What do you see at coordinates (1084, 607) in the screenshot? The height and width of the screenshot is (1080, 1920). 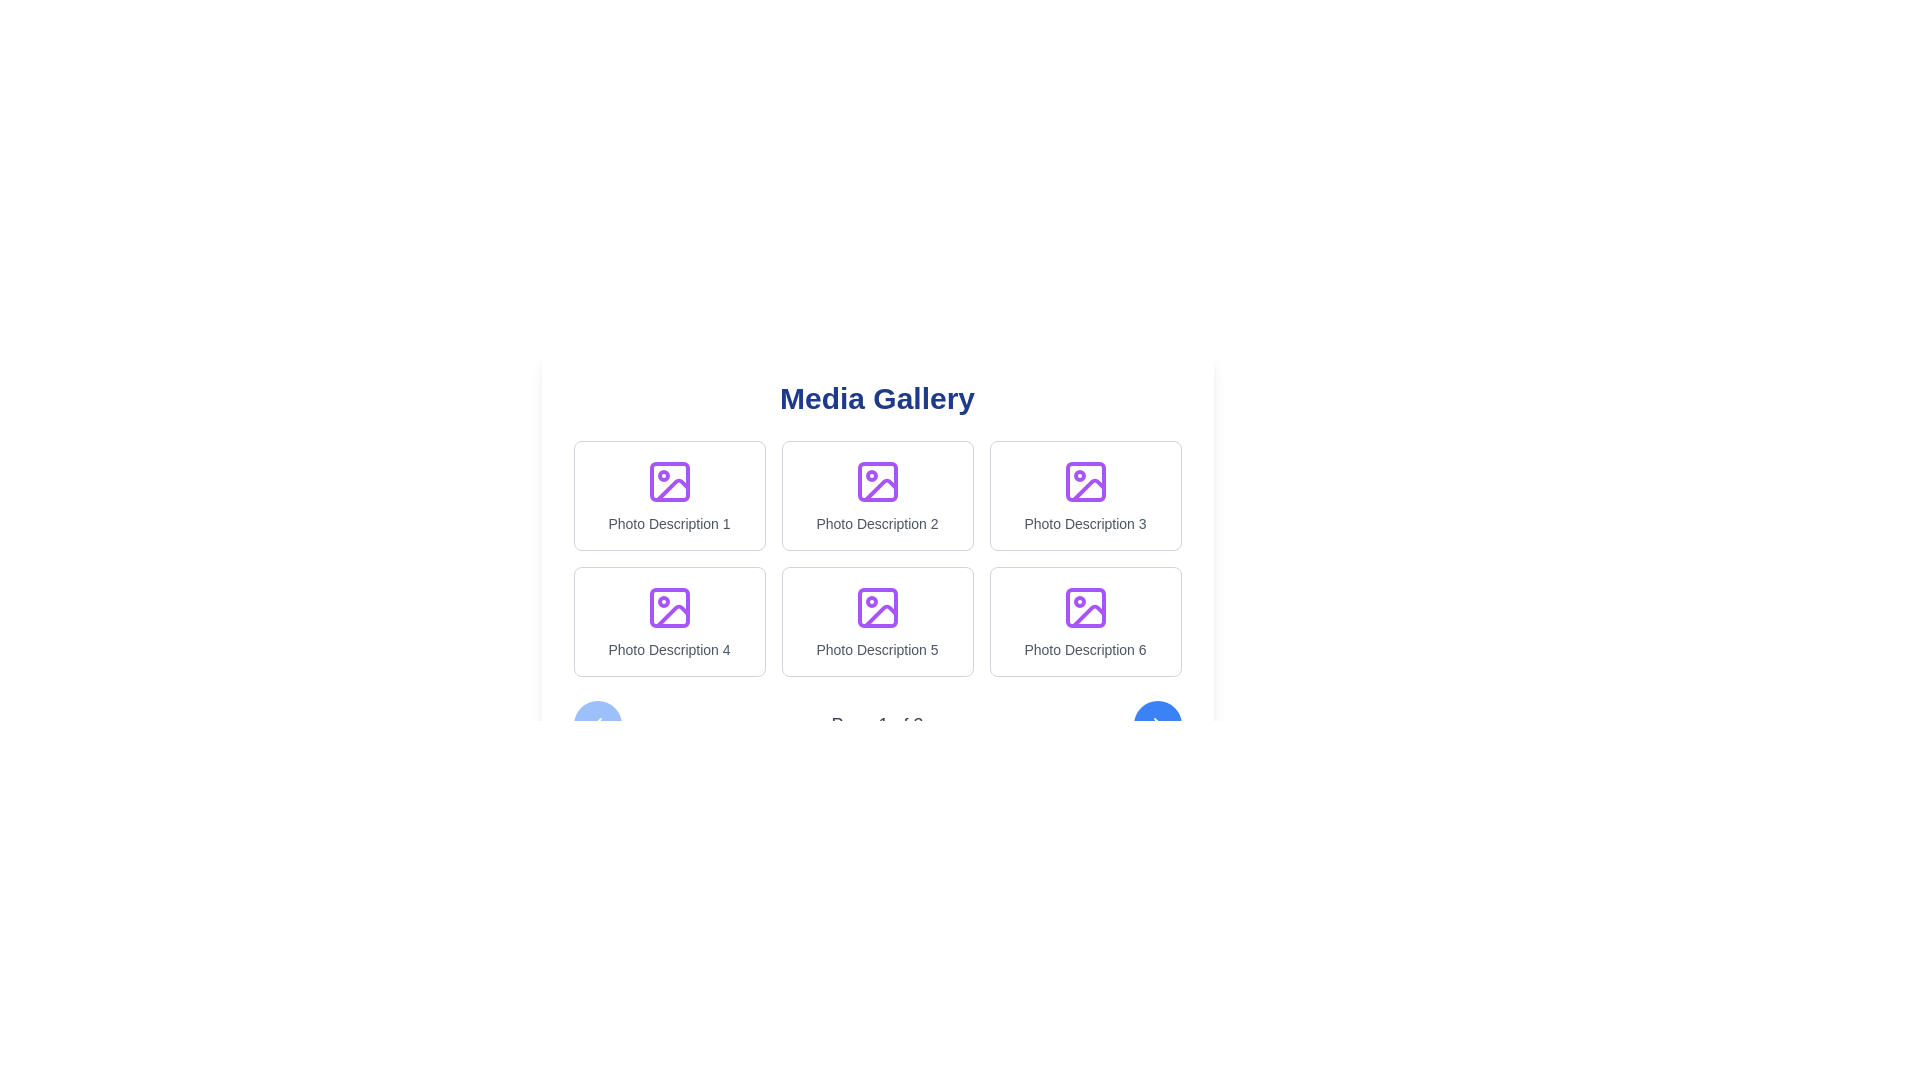 I see `the purple rounded square icon representing an image located in the bottom-right of the grid under the 'Photo Description 6' label` at bounding box center [1084, 607].